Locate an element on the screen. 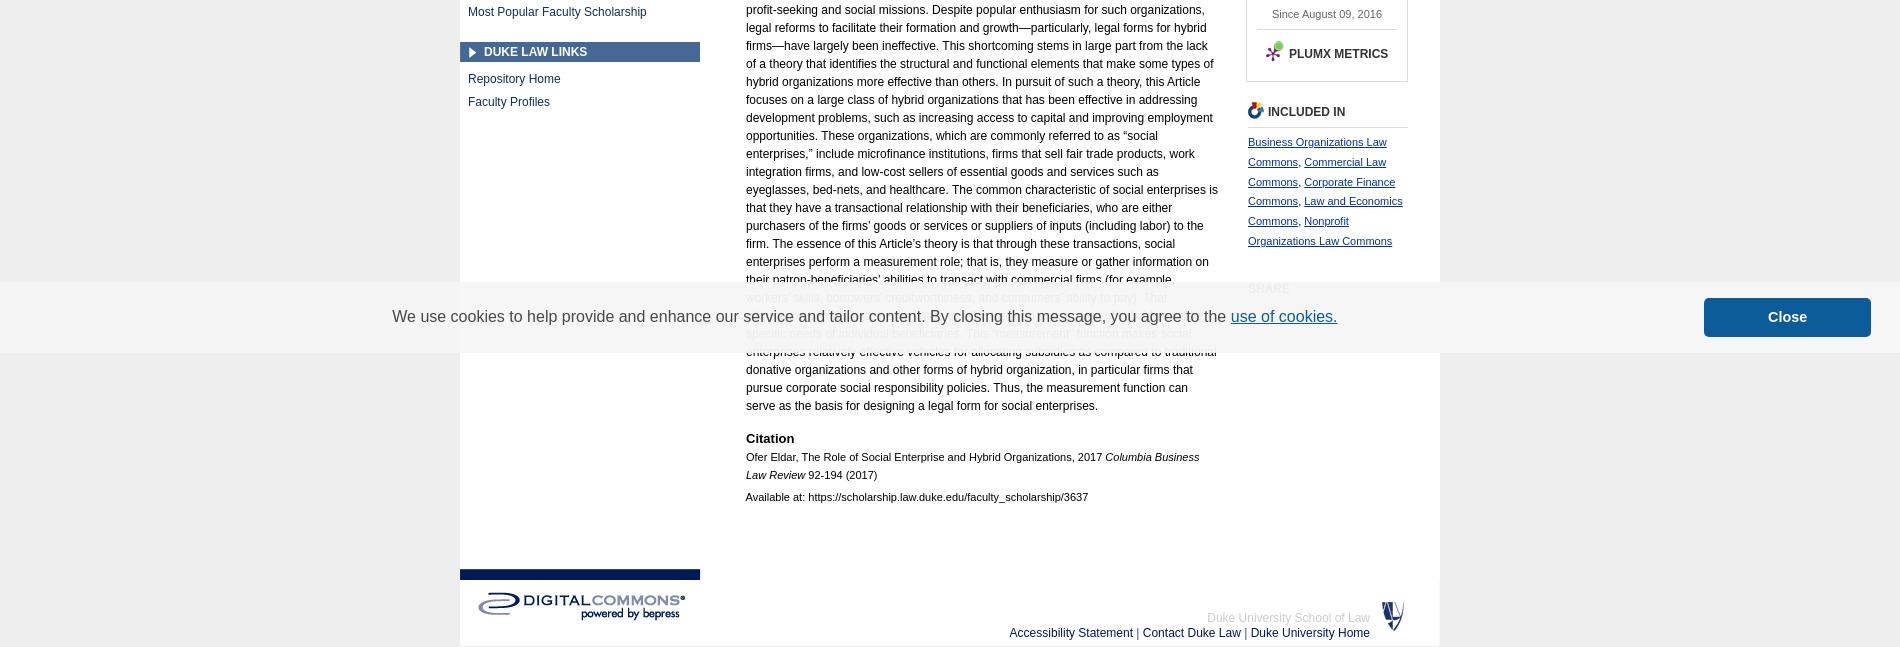  'Most Popular Faculty Scholarship' is located at coordinates (557, 9).